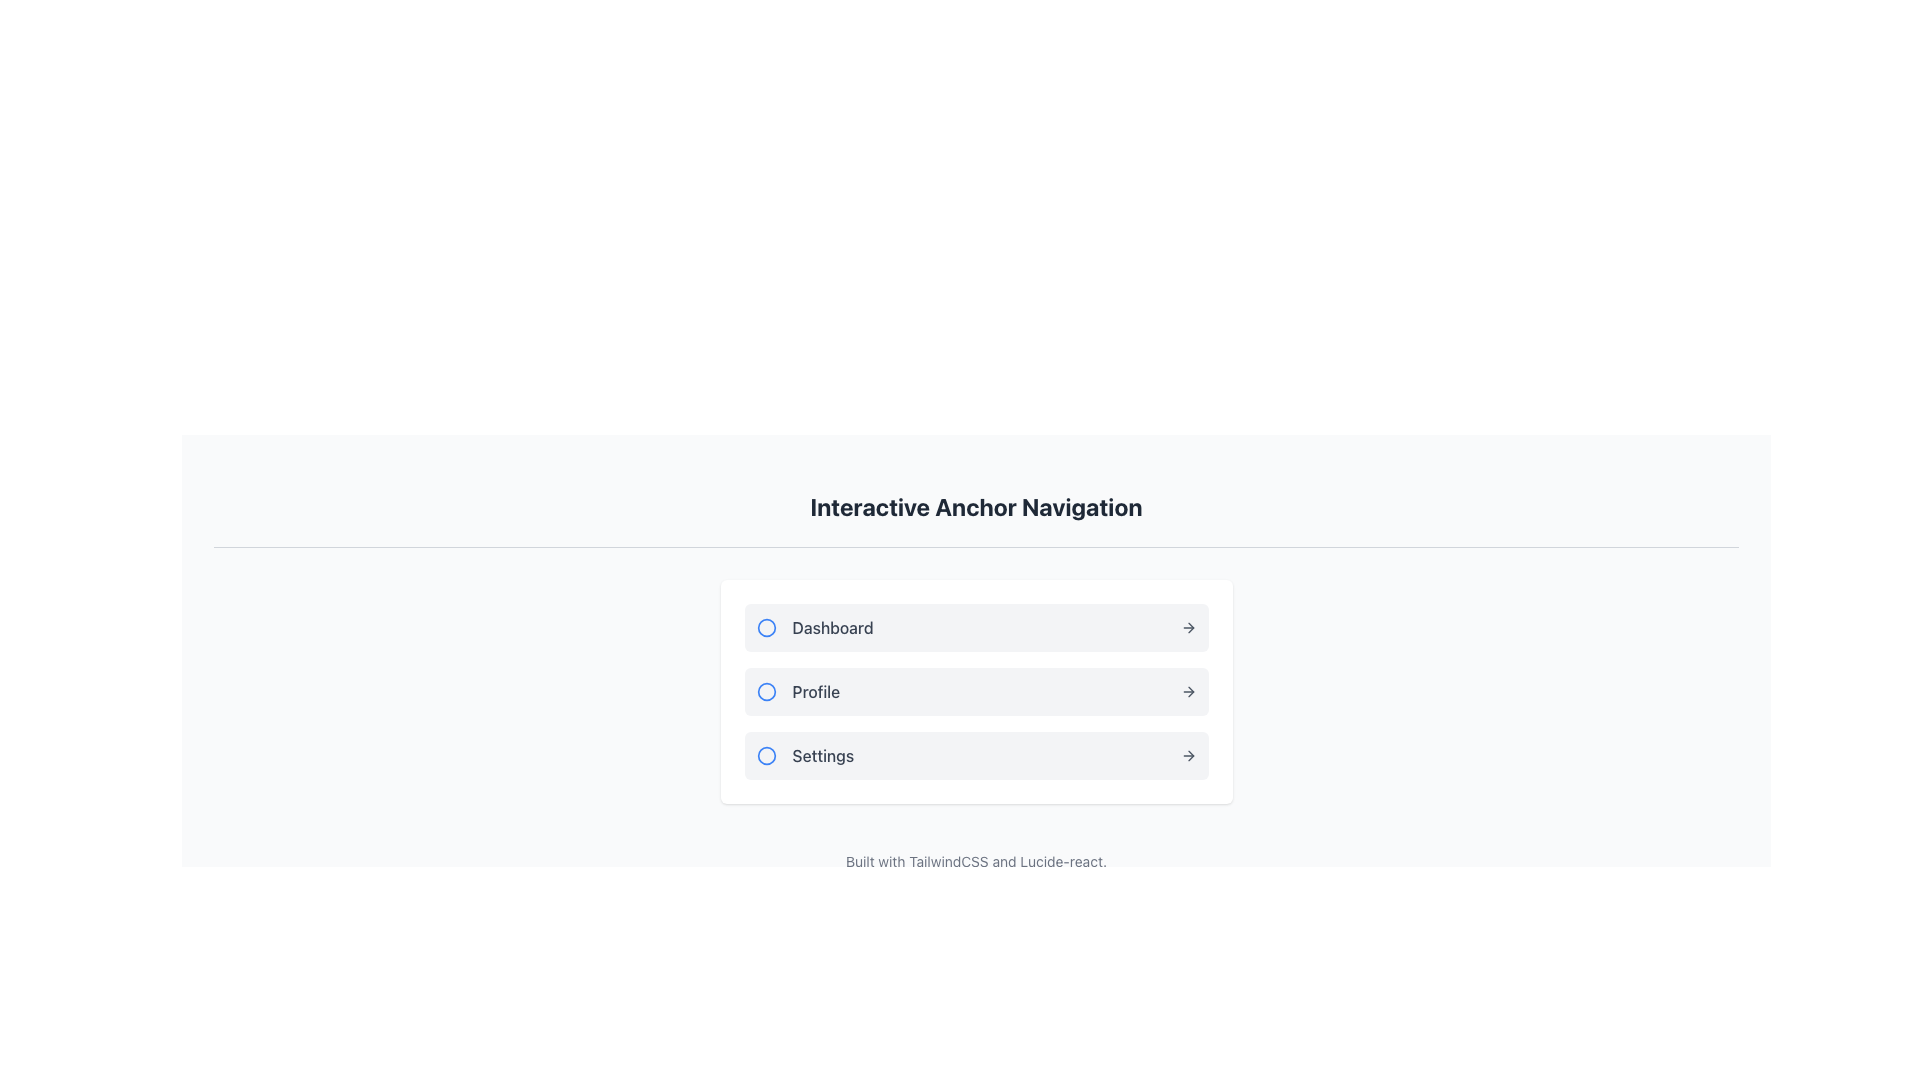  Describe the element at coordinates (976, 756) in the screenshot. I see `the 'Settings' button, which is a rectangular button with a light gray background and labeled 'Settings', positioned below the 'Profile' button` at that location.